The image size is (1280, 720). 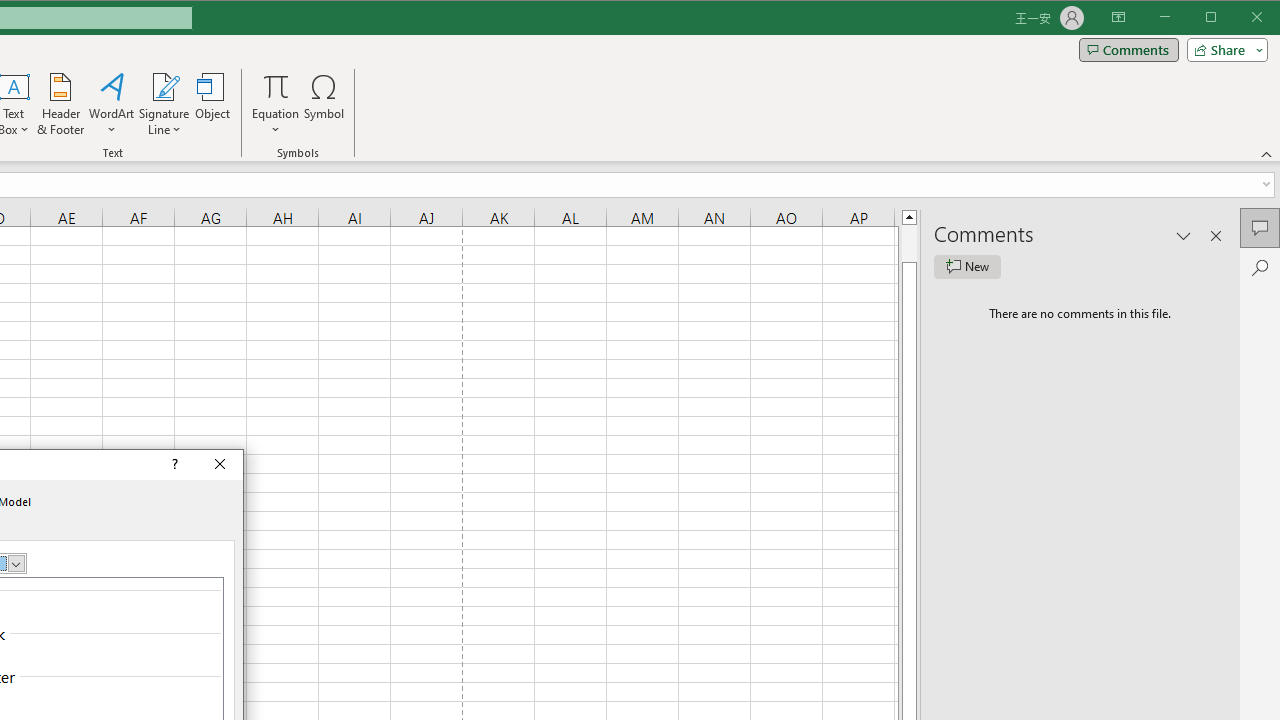 What do you see at coordinates (173, 465) in the screenshot?
I see `'Context help'` at bounding box center [173, 465].